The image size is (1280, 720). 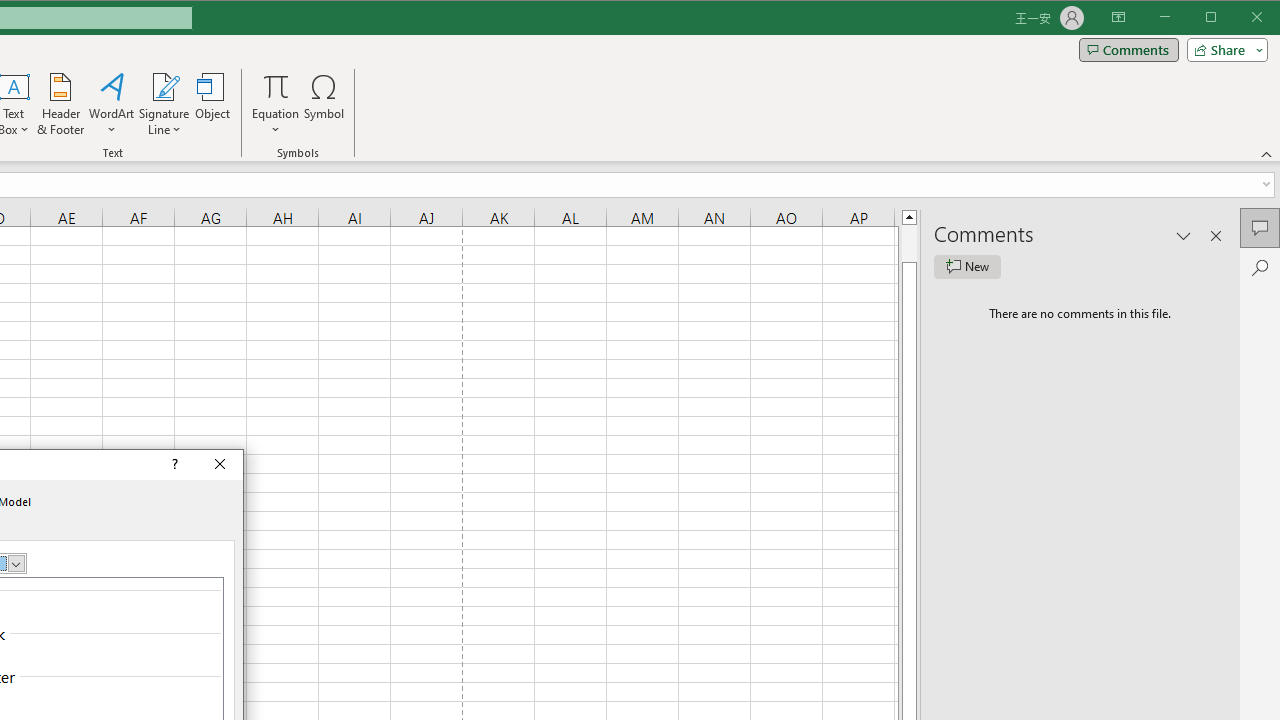 What do you see at coordinates (173, 465) in the screenshot?
I see `'Context help'` at bounding box center [173, 465].